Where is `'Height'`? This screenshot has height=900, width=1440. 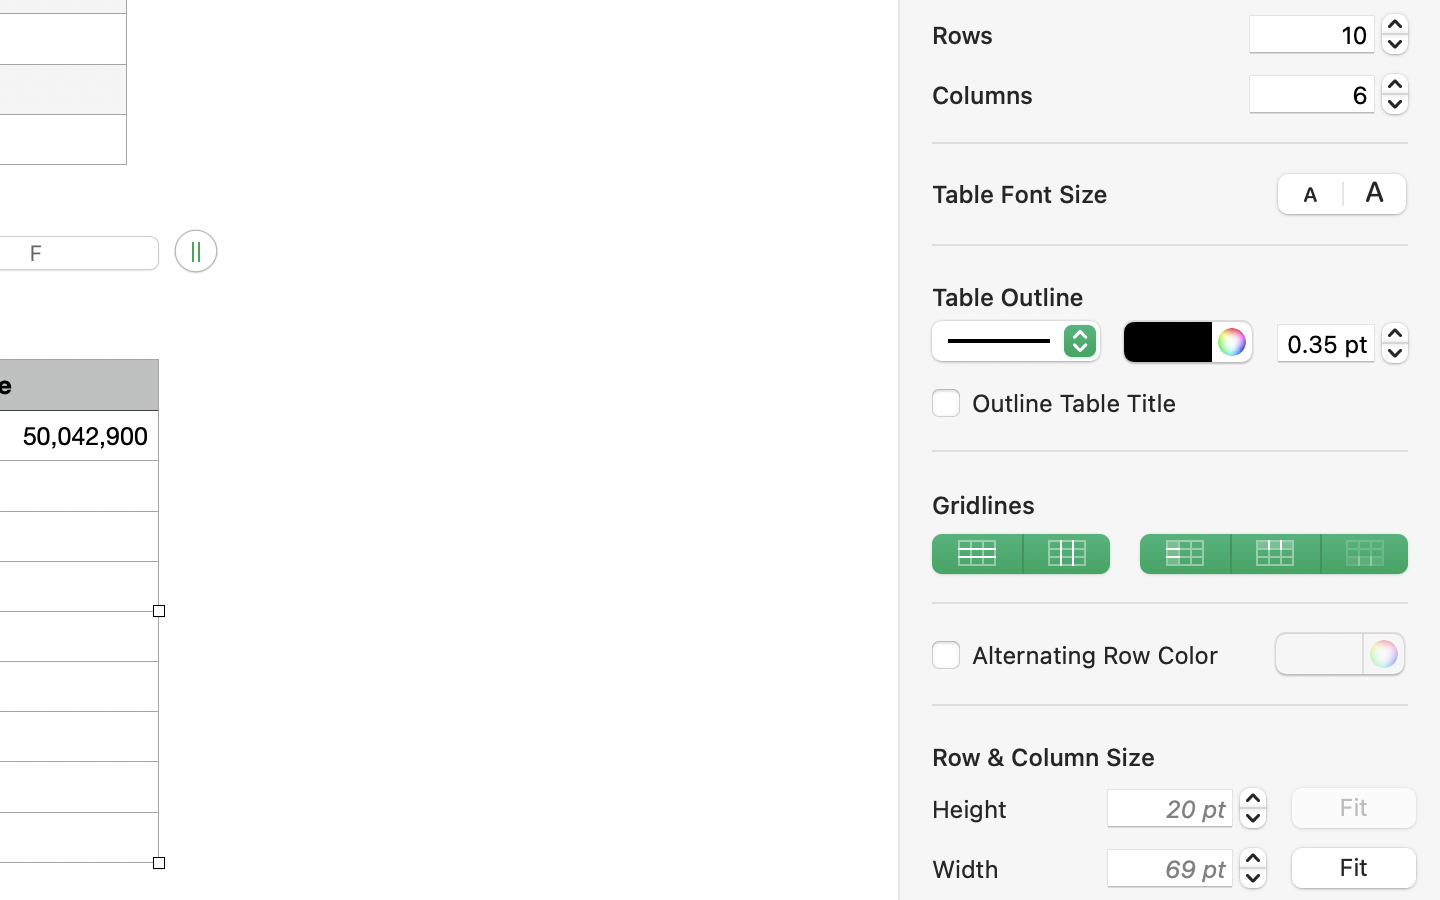 'Height' is located at coordinates (1013, 809).